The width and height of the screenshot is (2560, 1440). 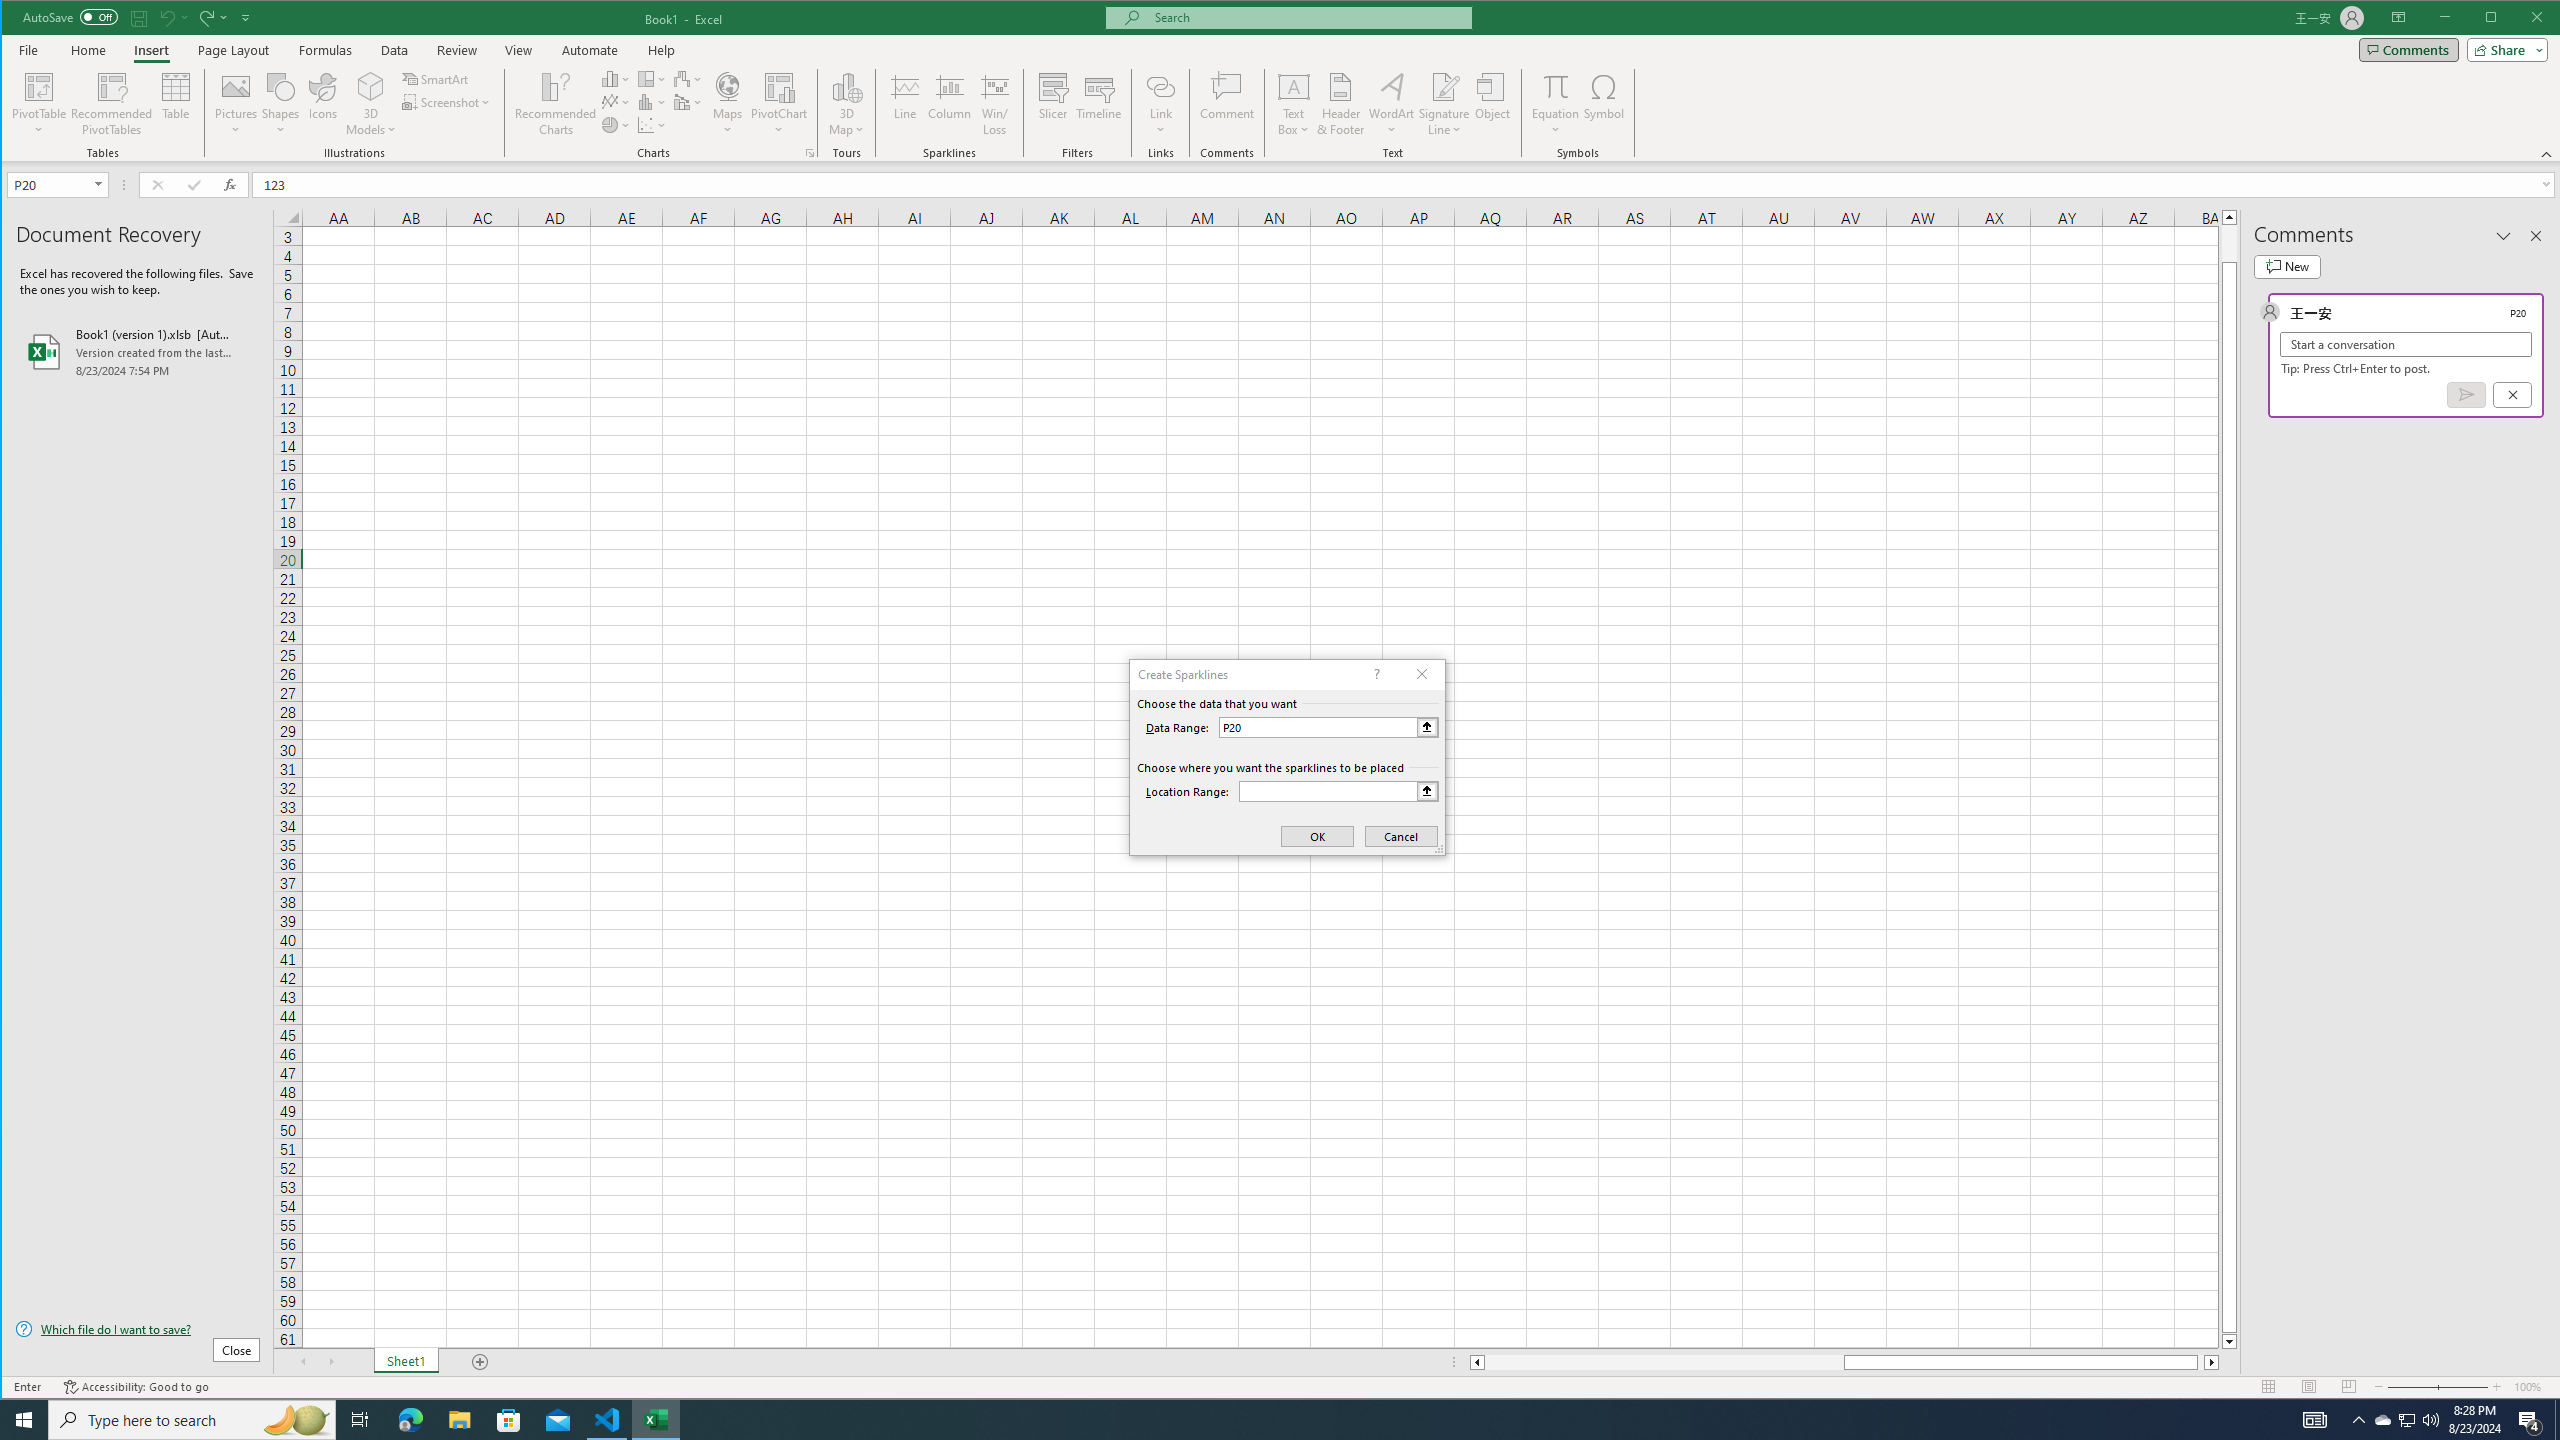 I want to click on 'Page left', so click(x=1663, y=1362).